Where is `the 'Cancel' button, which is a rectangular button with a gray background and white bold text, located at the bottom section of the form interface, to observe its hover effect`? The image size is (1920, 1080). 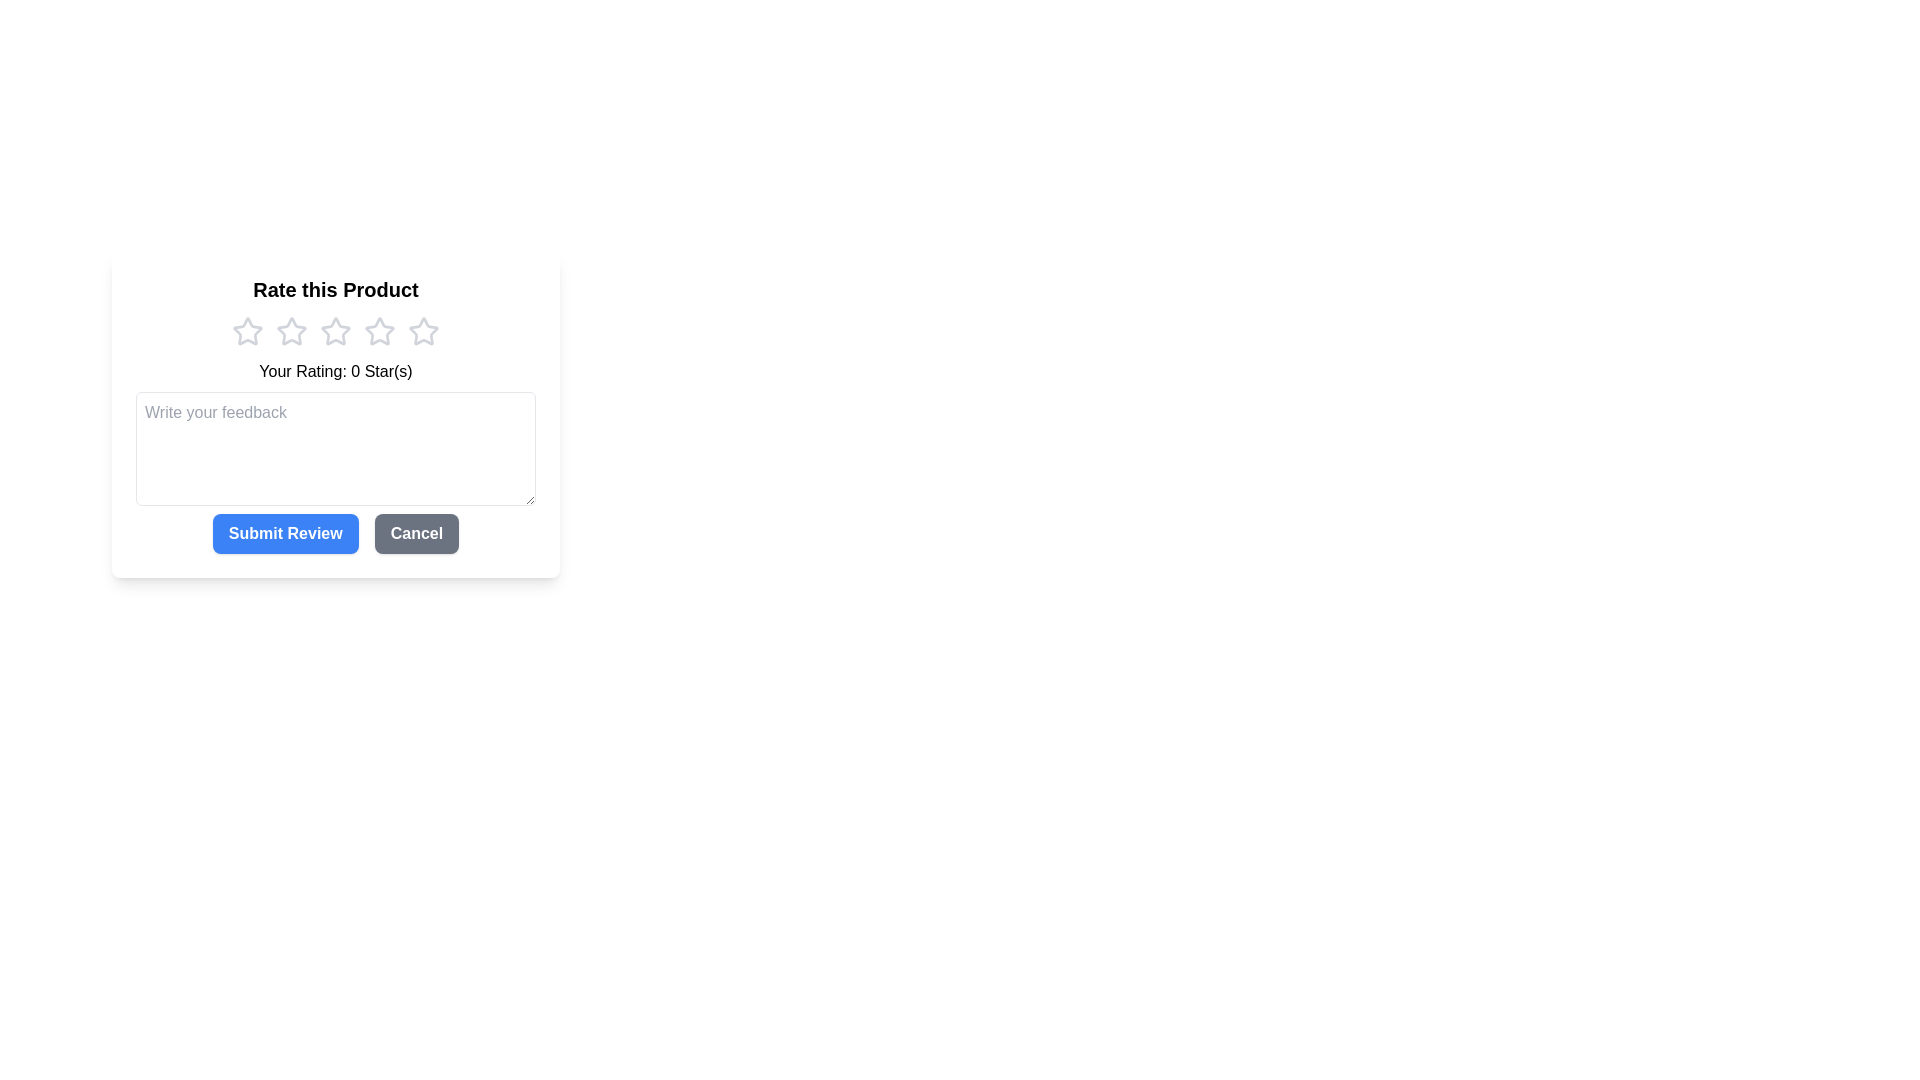 the 'Cancel' button, which is a rectangular button with a gray background and white bold text, located at the bottom section of the form interface, to observe its hover effect is located at coordinates (415, 532).